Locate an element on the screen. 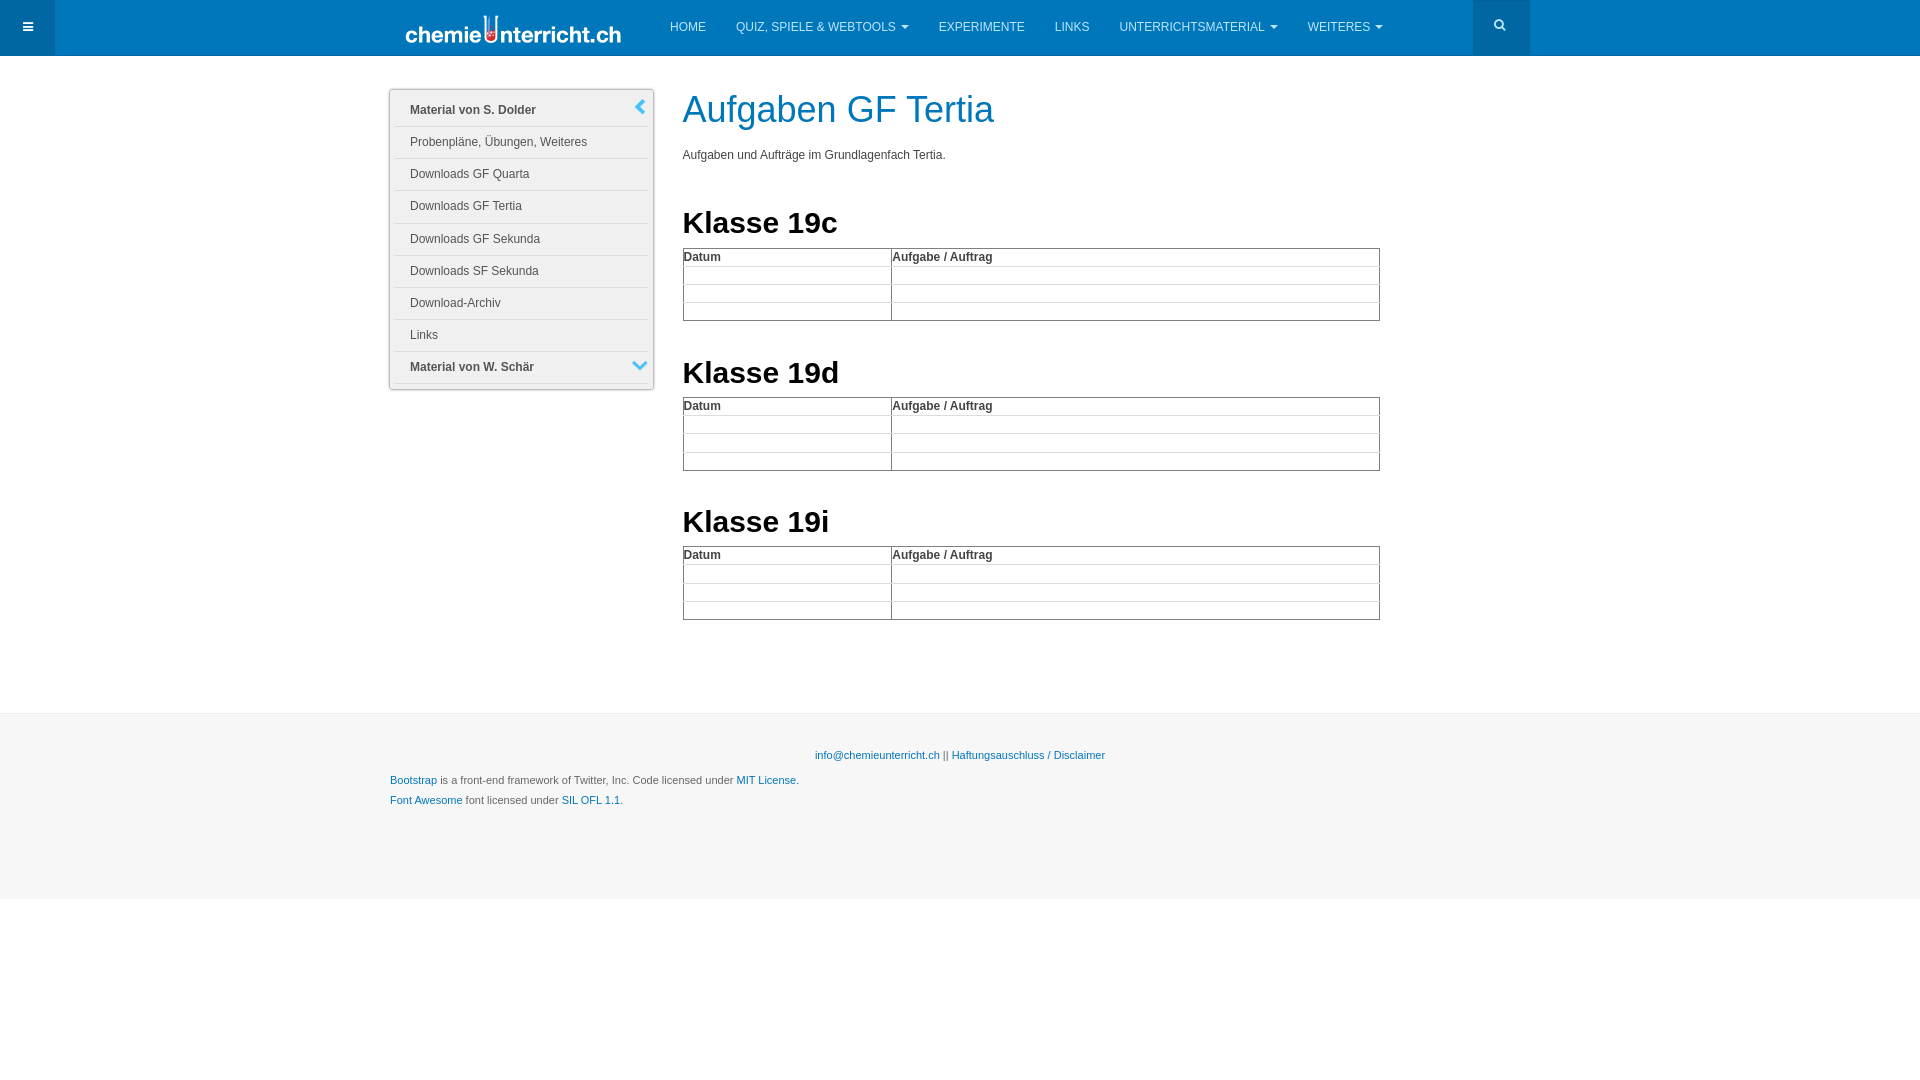 The width and height of the screenshot is (1920, 1080). 'chemieunterricht.ch' is located at coordinates (514, 27).